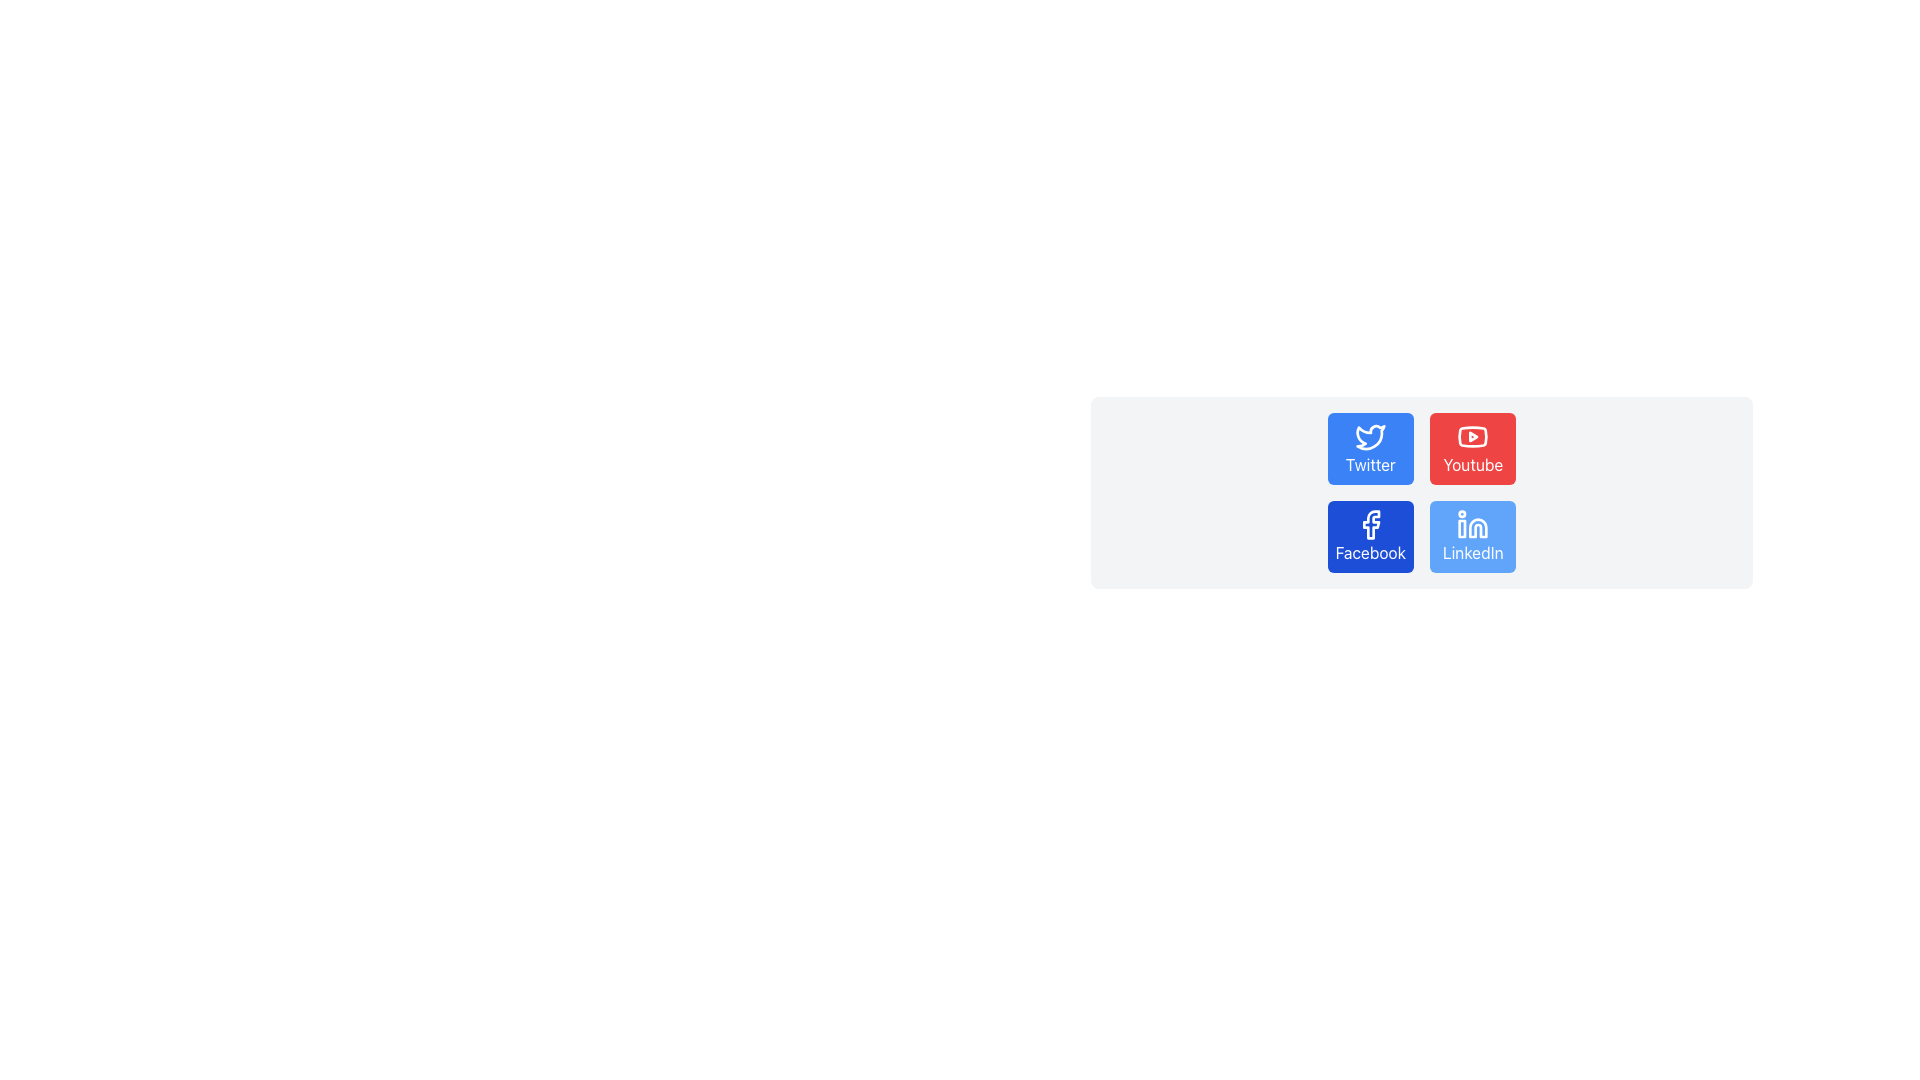 The height and width of the screenshot is (1080, 1920). What do you see at coordinates (1369, 435) in the screenshot?
I see `the bird-shaped Twitter icon with a blue background and white artwork, located at the top-left of the social media icons group` at bounding box center [1369, 435].